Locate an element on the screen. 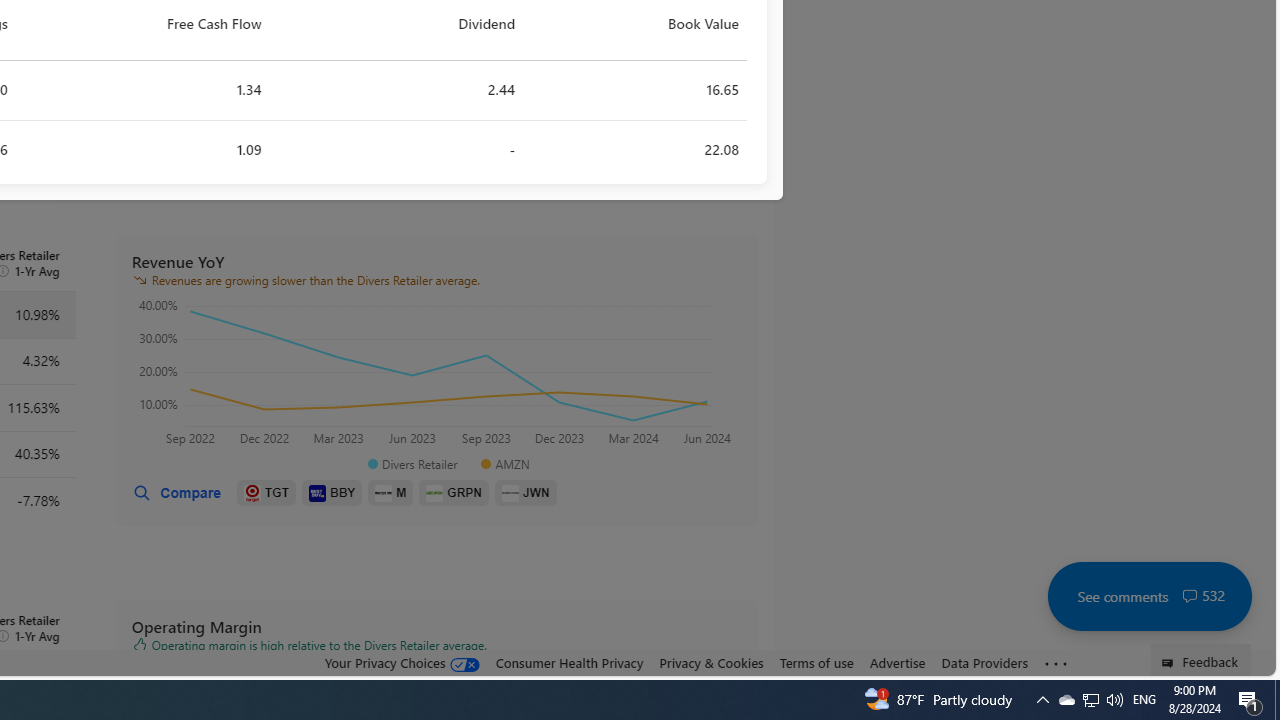 This screenshot has height=720, width=1280. 'GRPN' is located at coordinates (453, 493).